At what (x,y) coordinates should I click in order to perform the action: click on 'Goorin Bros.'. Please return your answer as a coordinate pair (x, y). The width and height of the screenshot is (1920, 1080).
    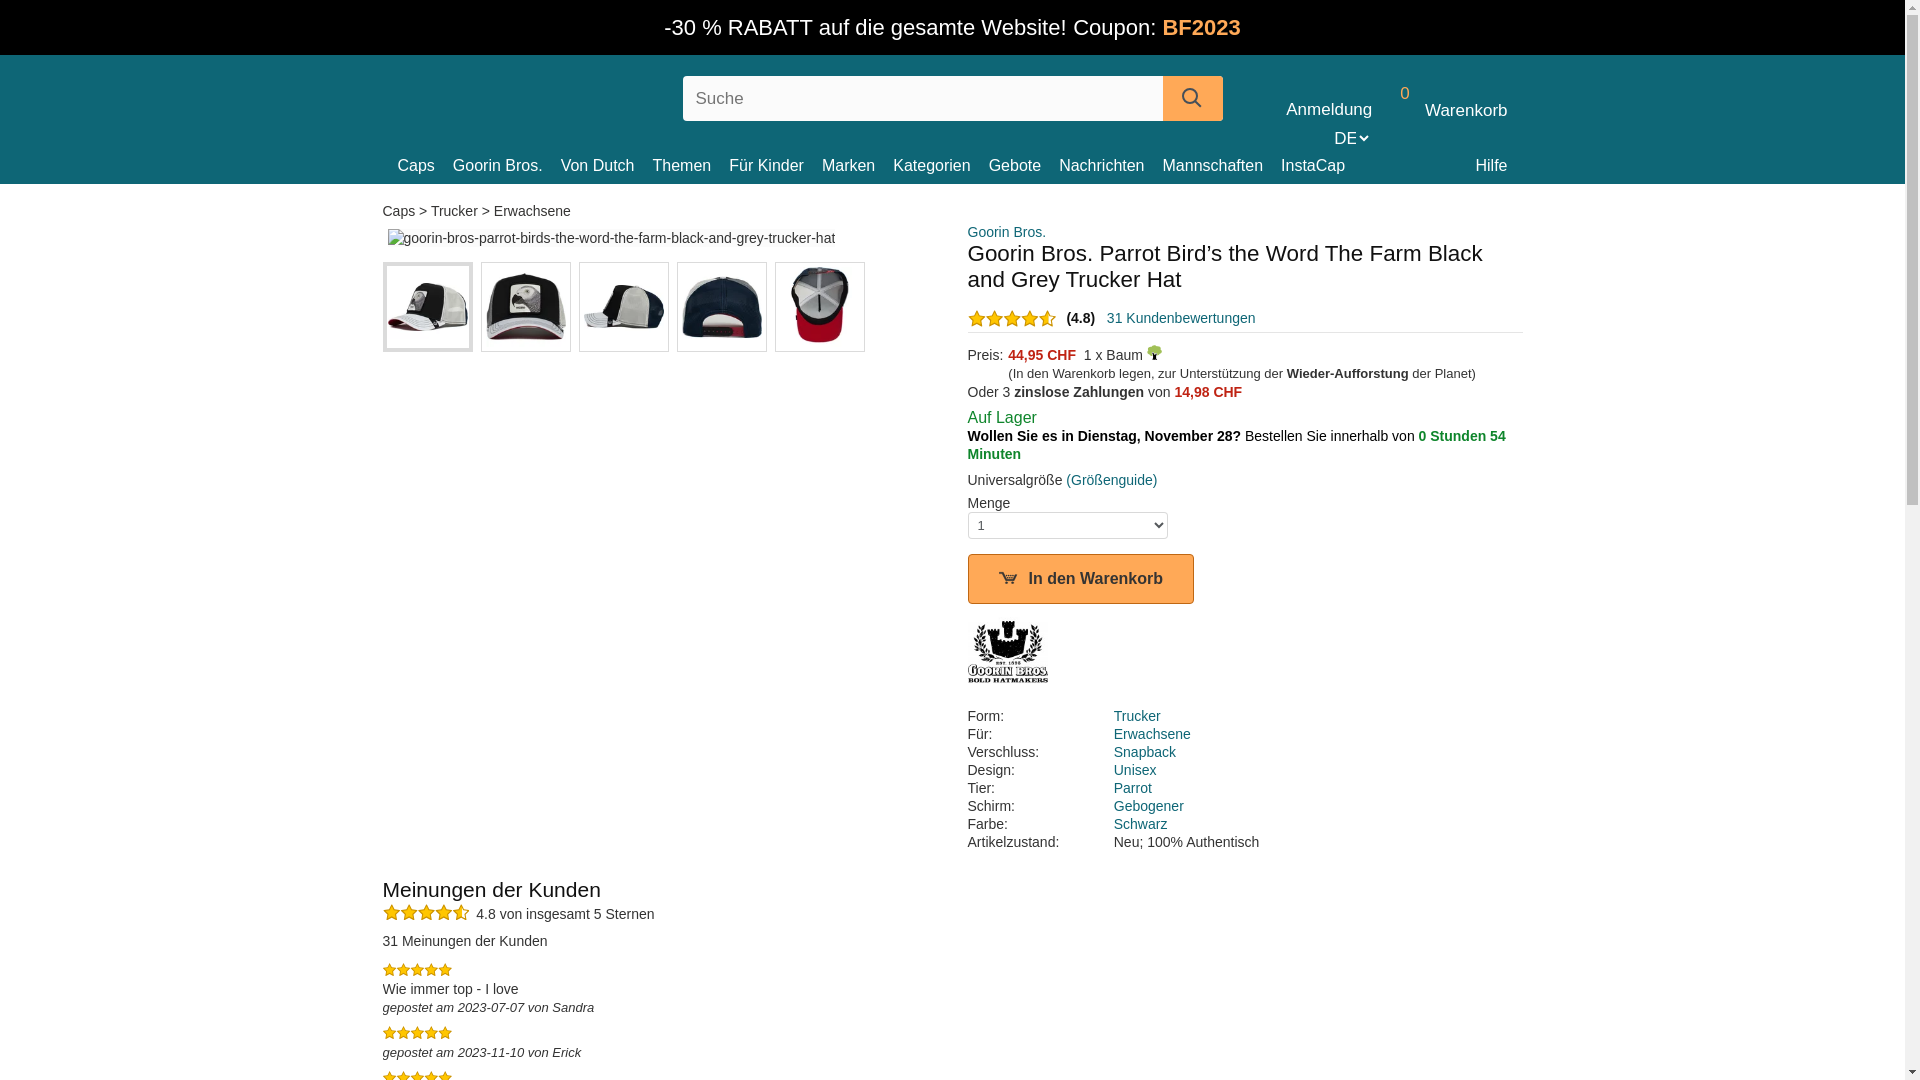
    Looking at the image, I should click on (507, 164).